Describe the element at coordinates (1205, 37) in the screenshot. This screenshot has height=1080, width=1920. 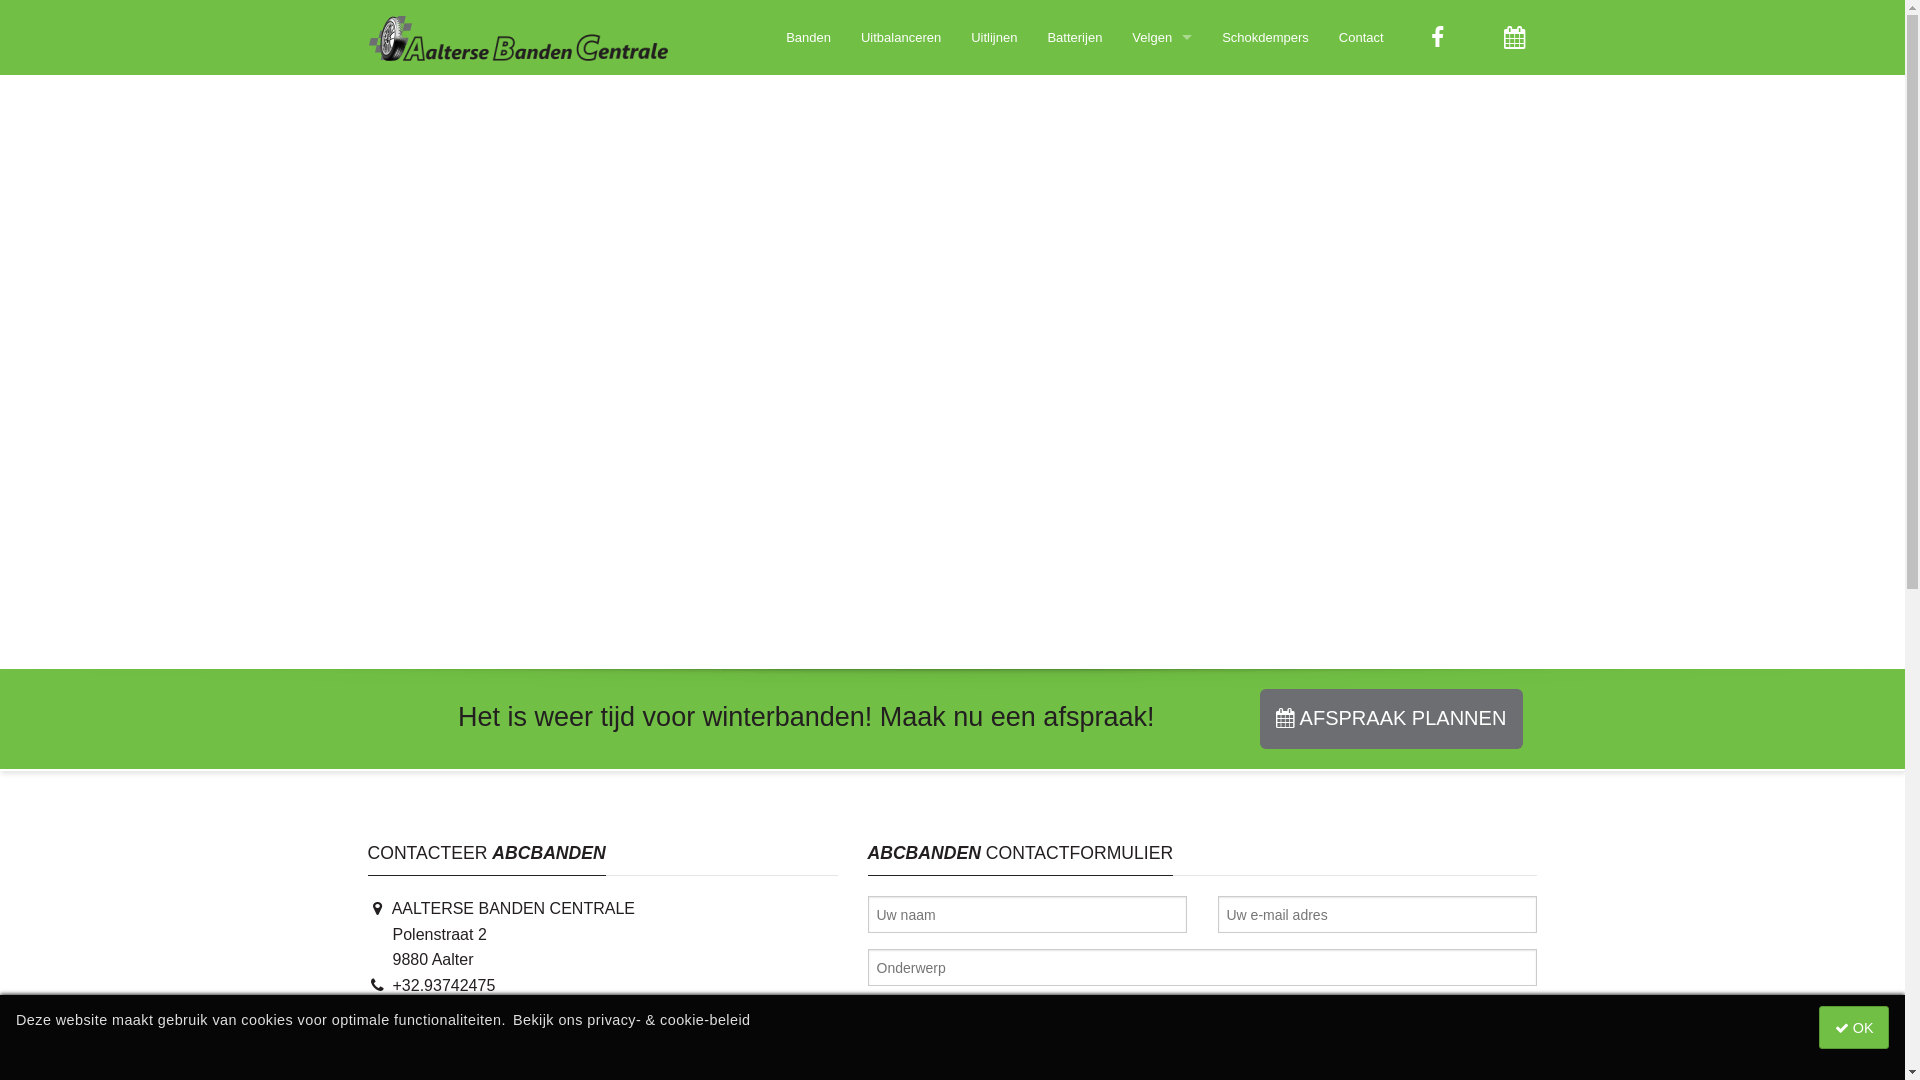
I see `'Schokdempers'` at that location.